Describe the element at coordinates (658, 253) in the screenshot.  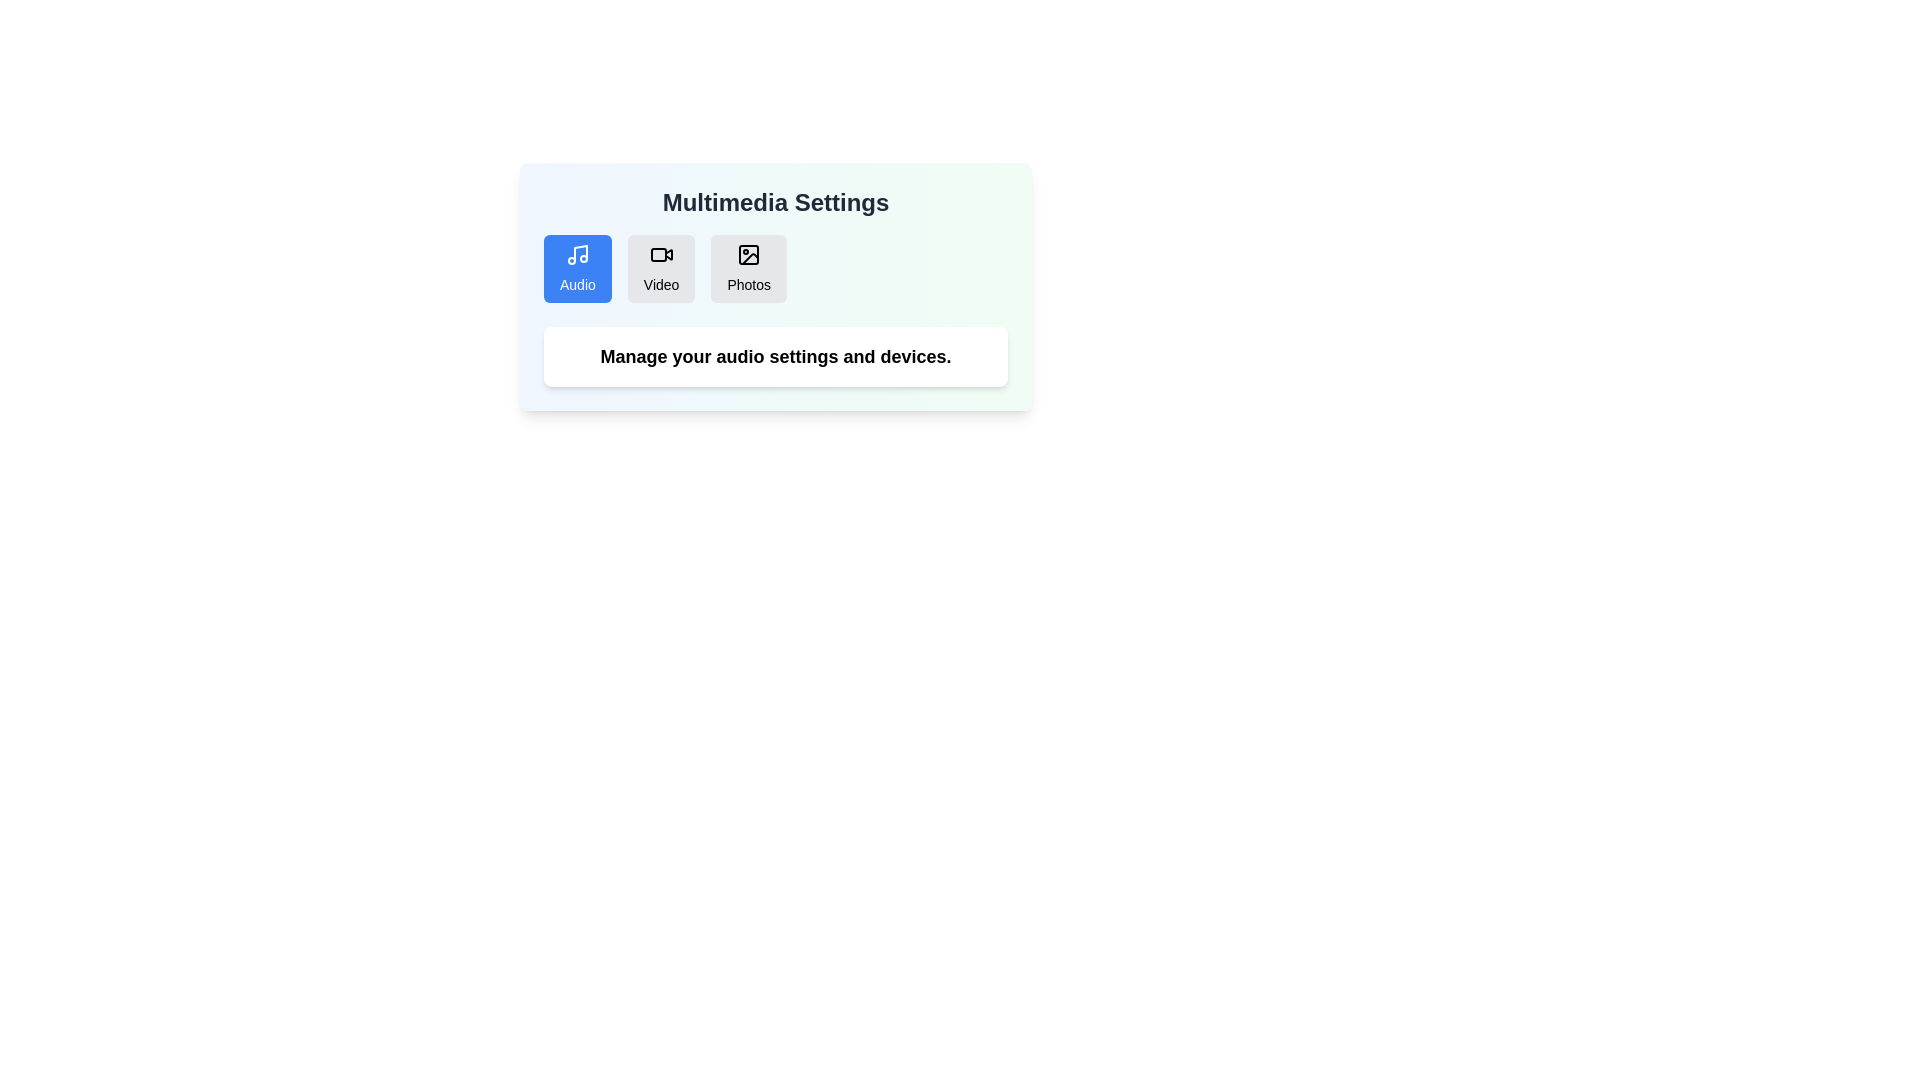
I see `the 'Video' button icon in the 'Multimedia Settings' panel, which is the second button in a row of three buttons labeled 'Audio', 'Video', and 'Photos'` at that location.